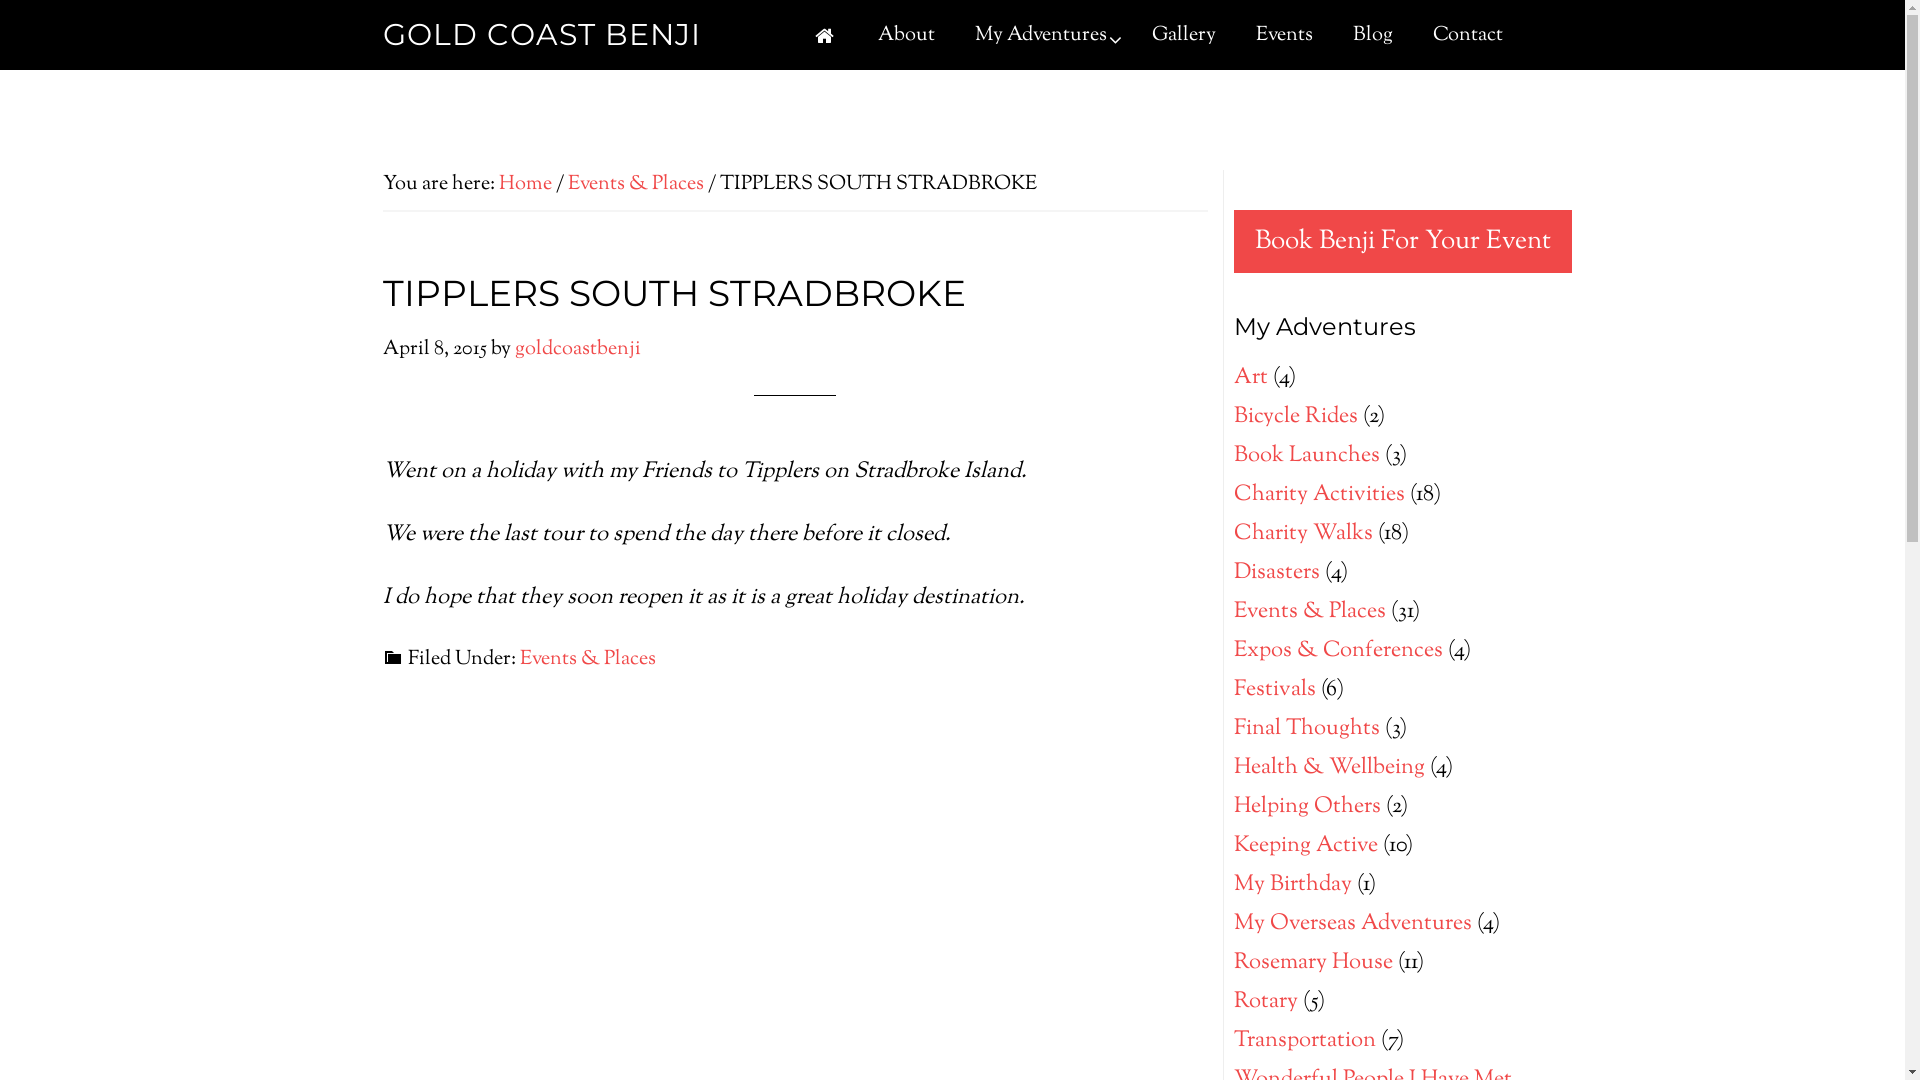 The width and height of the screenshot is (1920, 1080). What do you see at coordinates (1305, 1040) in the screenshot?
I see `'Transportation'` at bounding box center [1305, 1040].